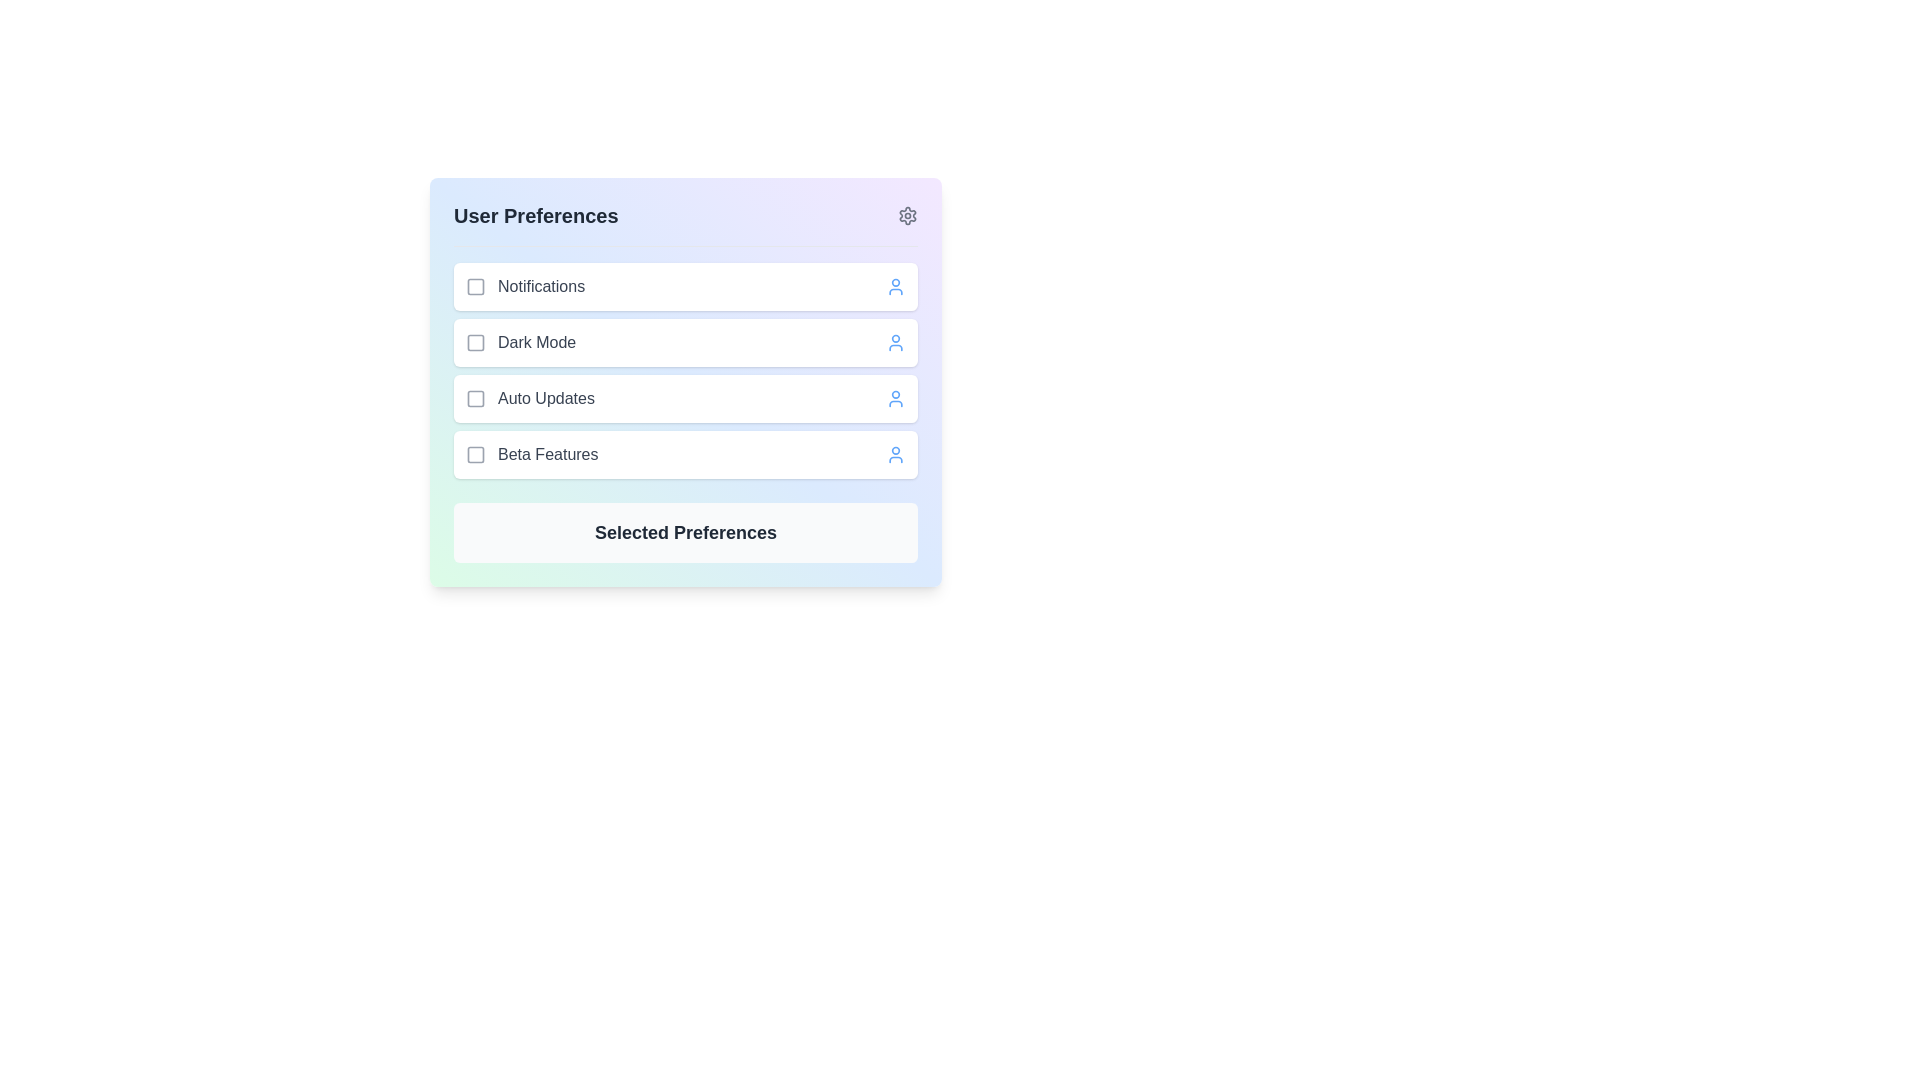  What do you see at coordinates (530, 398) in the screenshot?
I see `the checkbox next to the 'Auto Updates' label` at bounding box center [530, 398].